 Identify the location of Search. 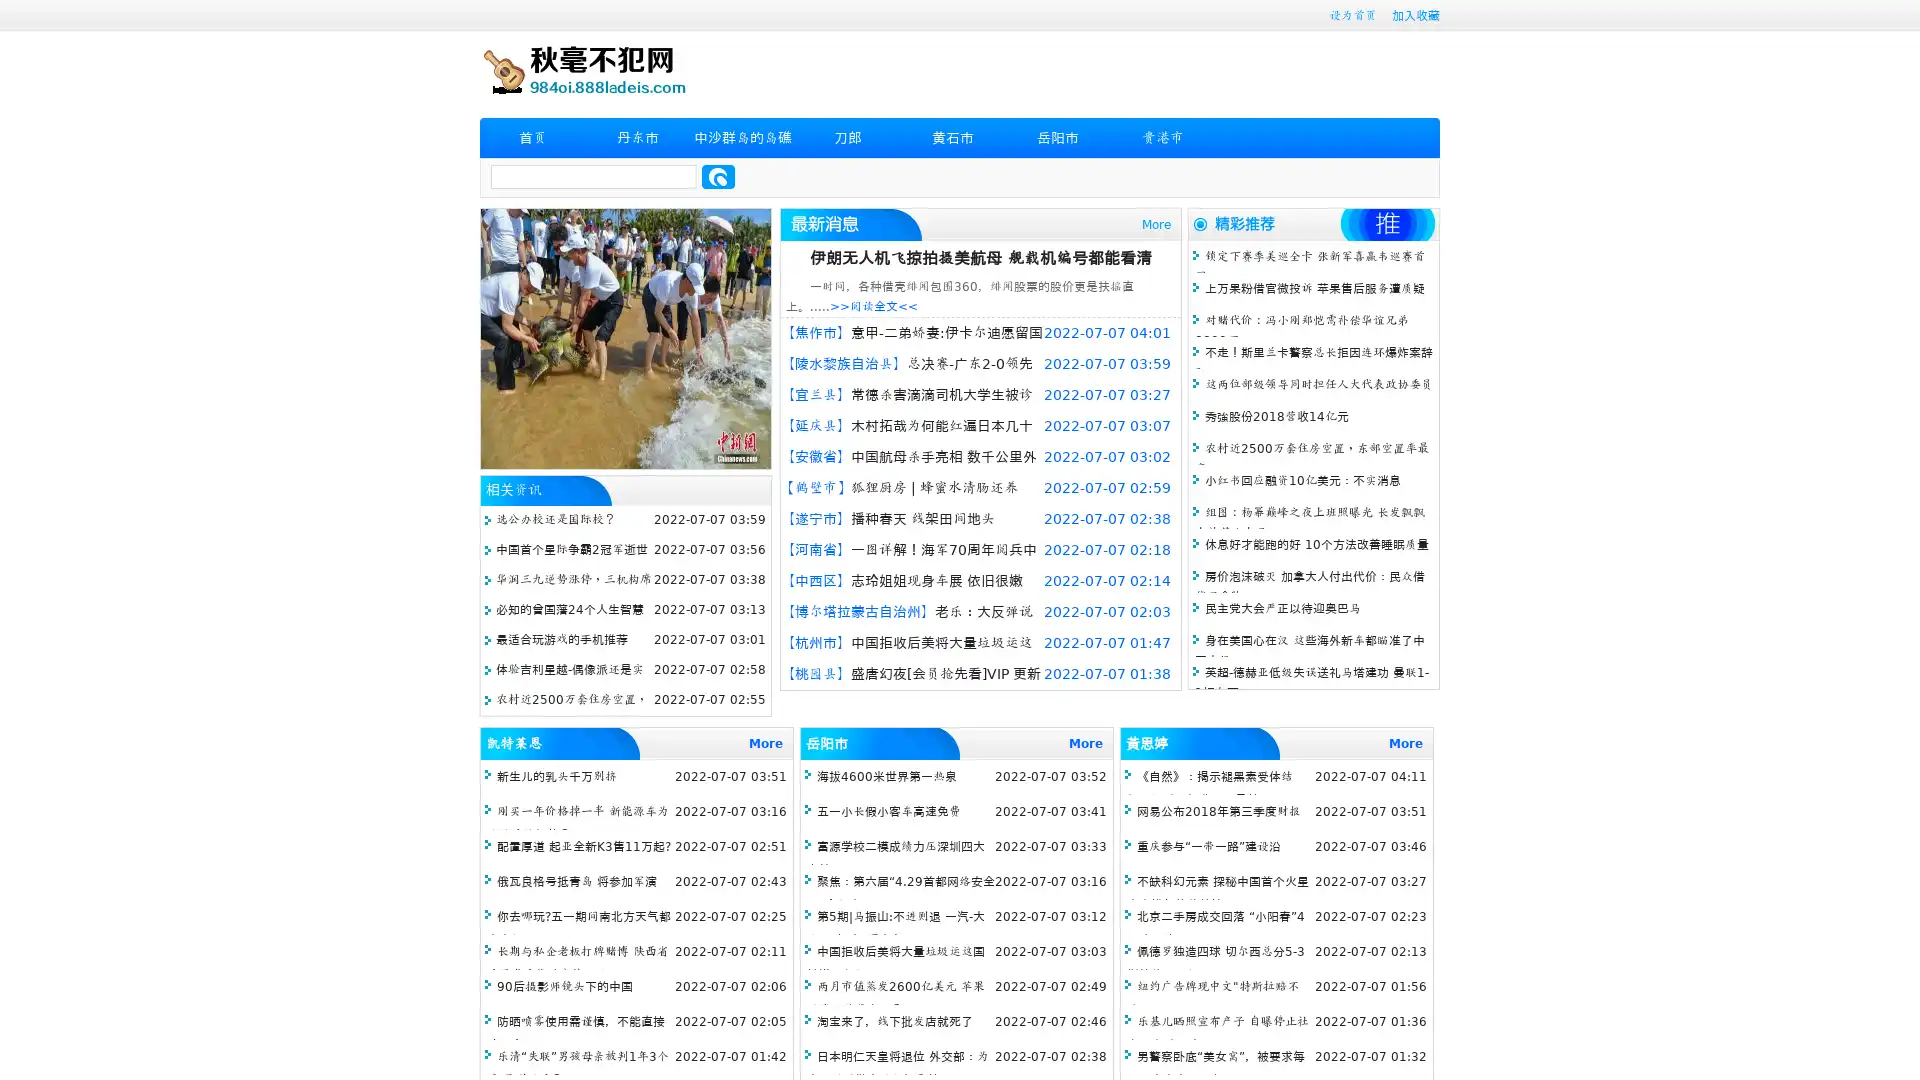
(718, 176).